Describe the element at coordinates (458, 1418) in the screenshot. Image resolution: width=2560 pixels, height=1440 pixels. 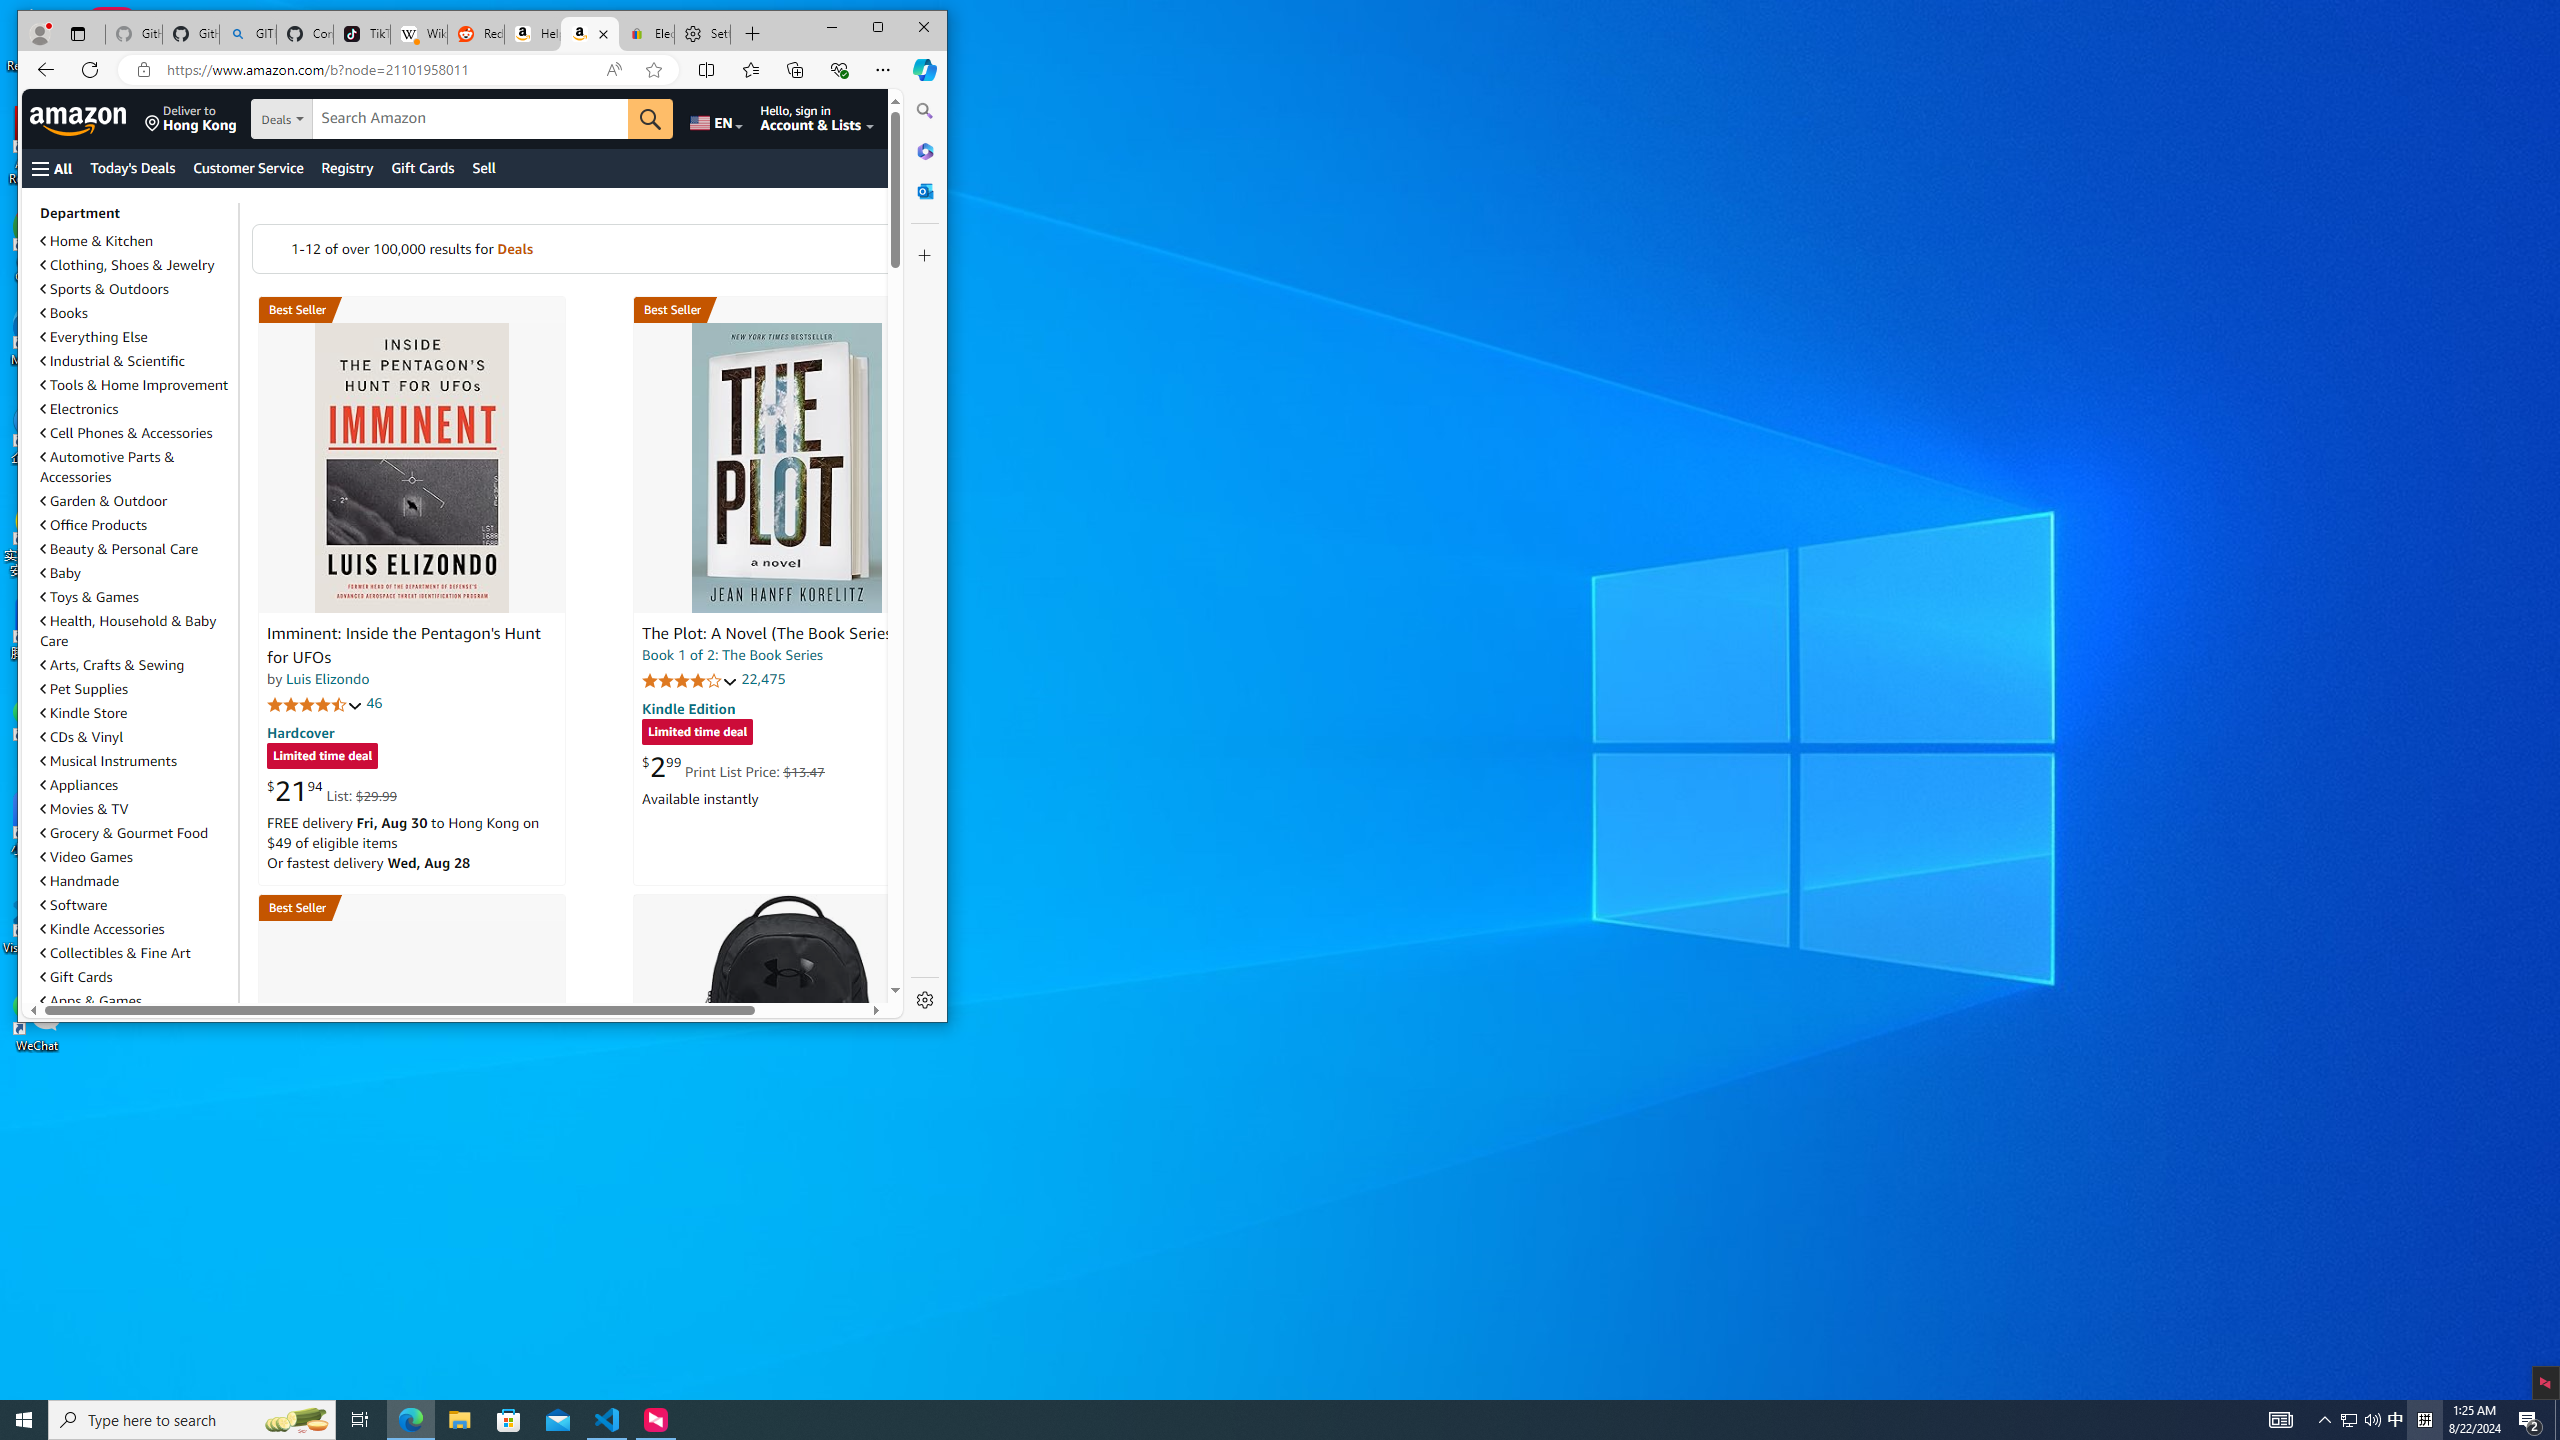
I see `'File Explorer'` at that location.